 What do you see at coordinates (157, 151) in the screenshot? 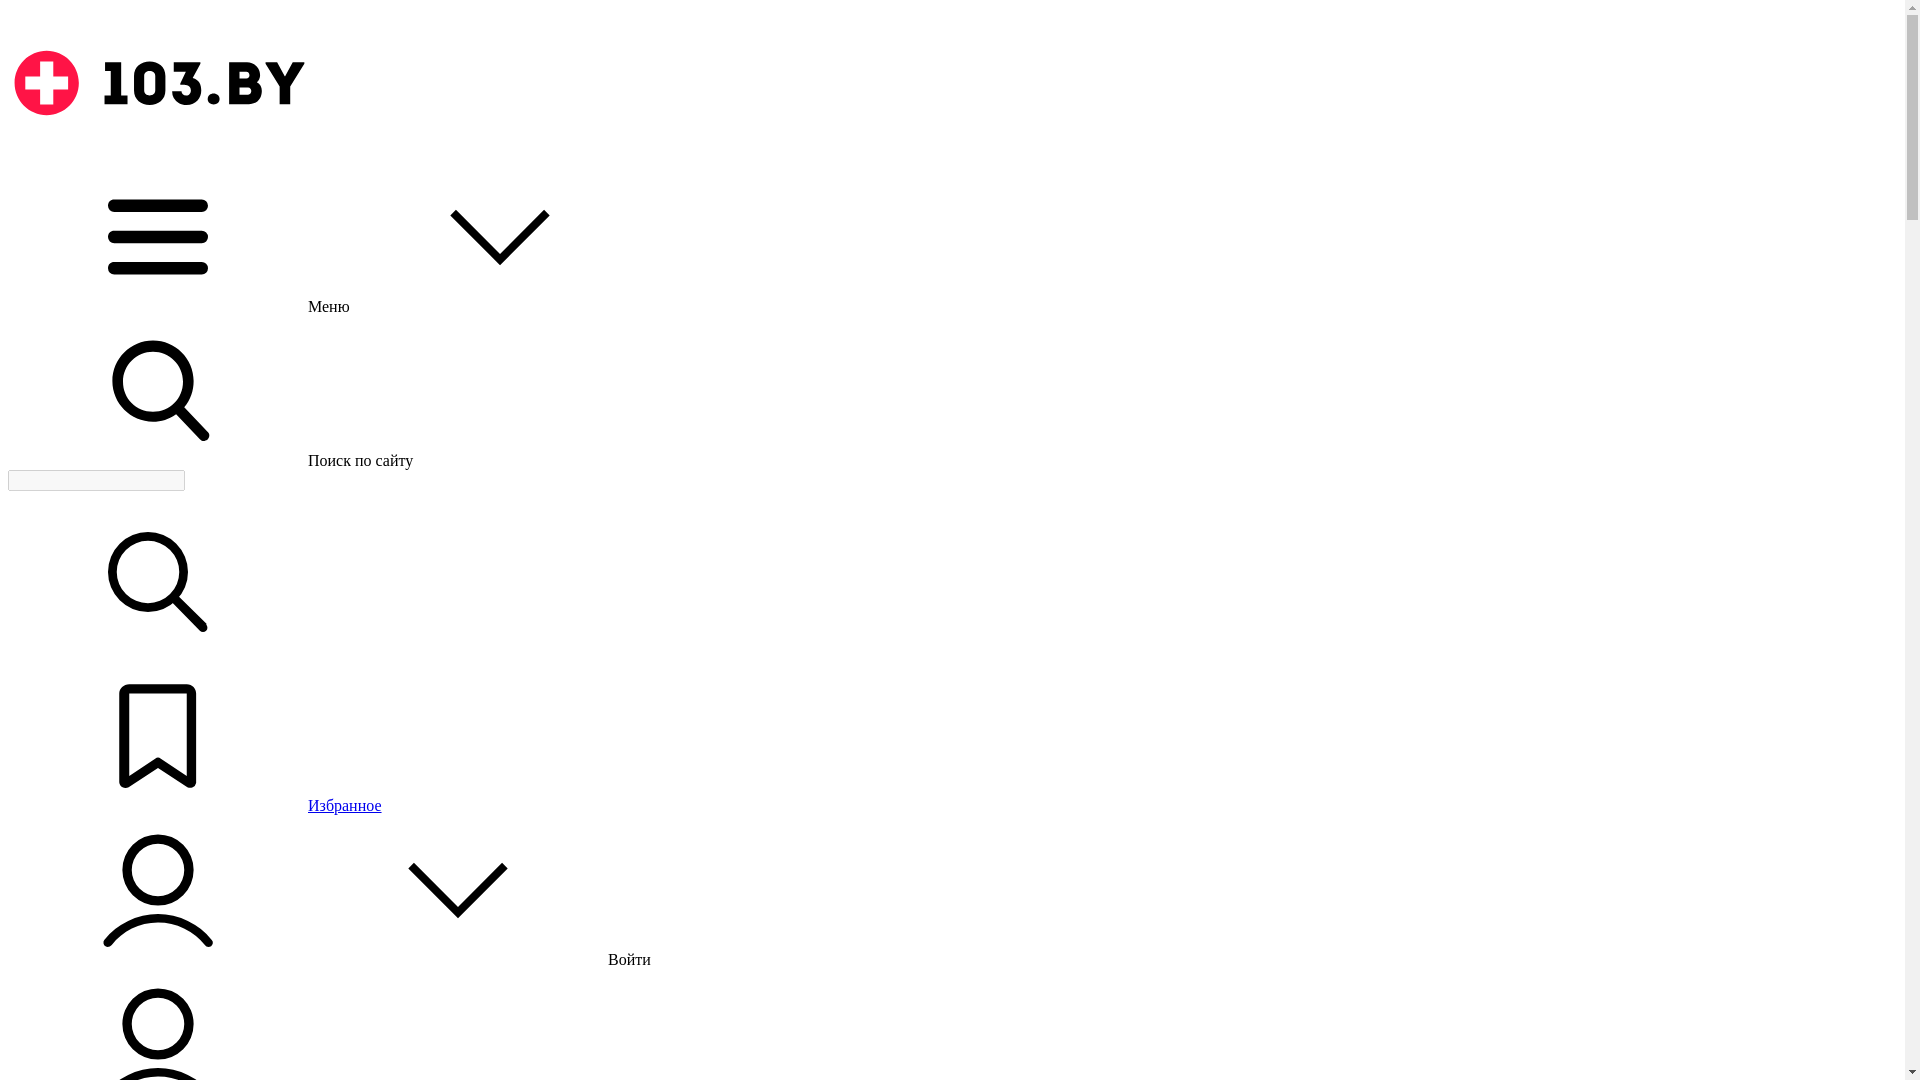
I see `'logo'` at bounding box center [157, 151].